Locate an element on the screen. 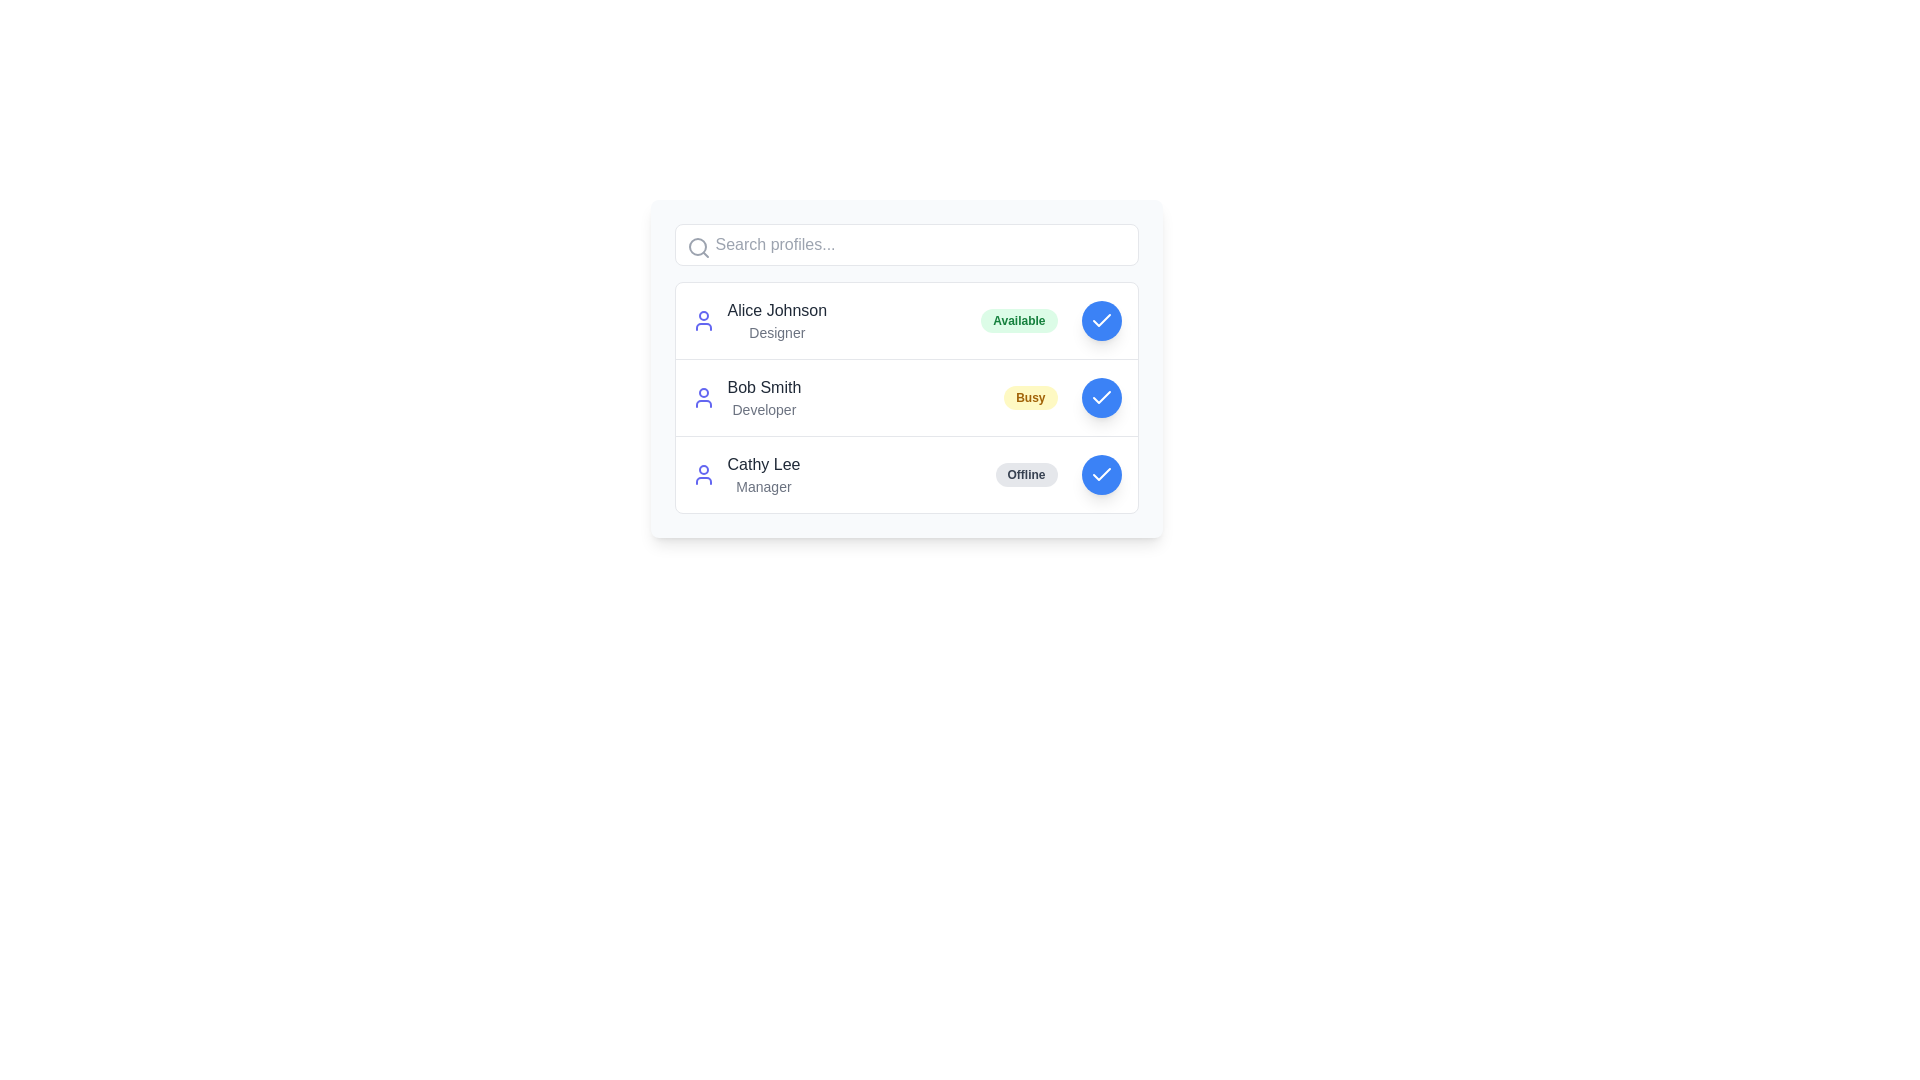 This screenshot has width=1920, height=1080. the Text label that provides contextual information about the role of 'Alice Johnson', located below her name and to the left of the availability status indicator is located at coordinates (776, 331).